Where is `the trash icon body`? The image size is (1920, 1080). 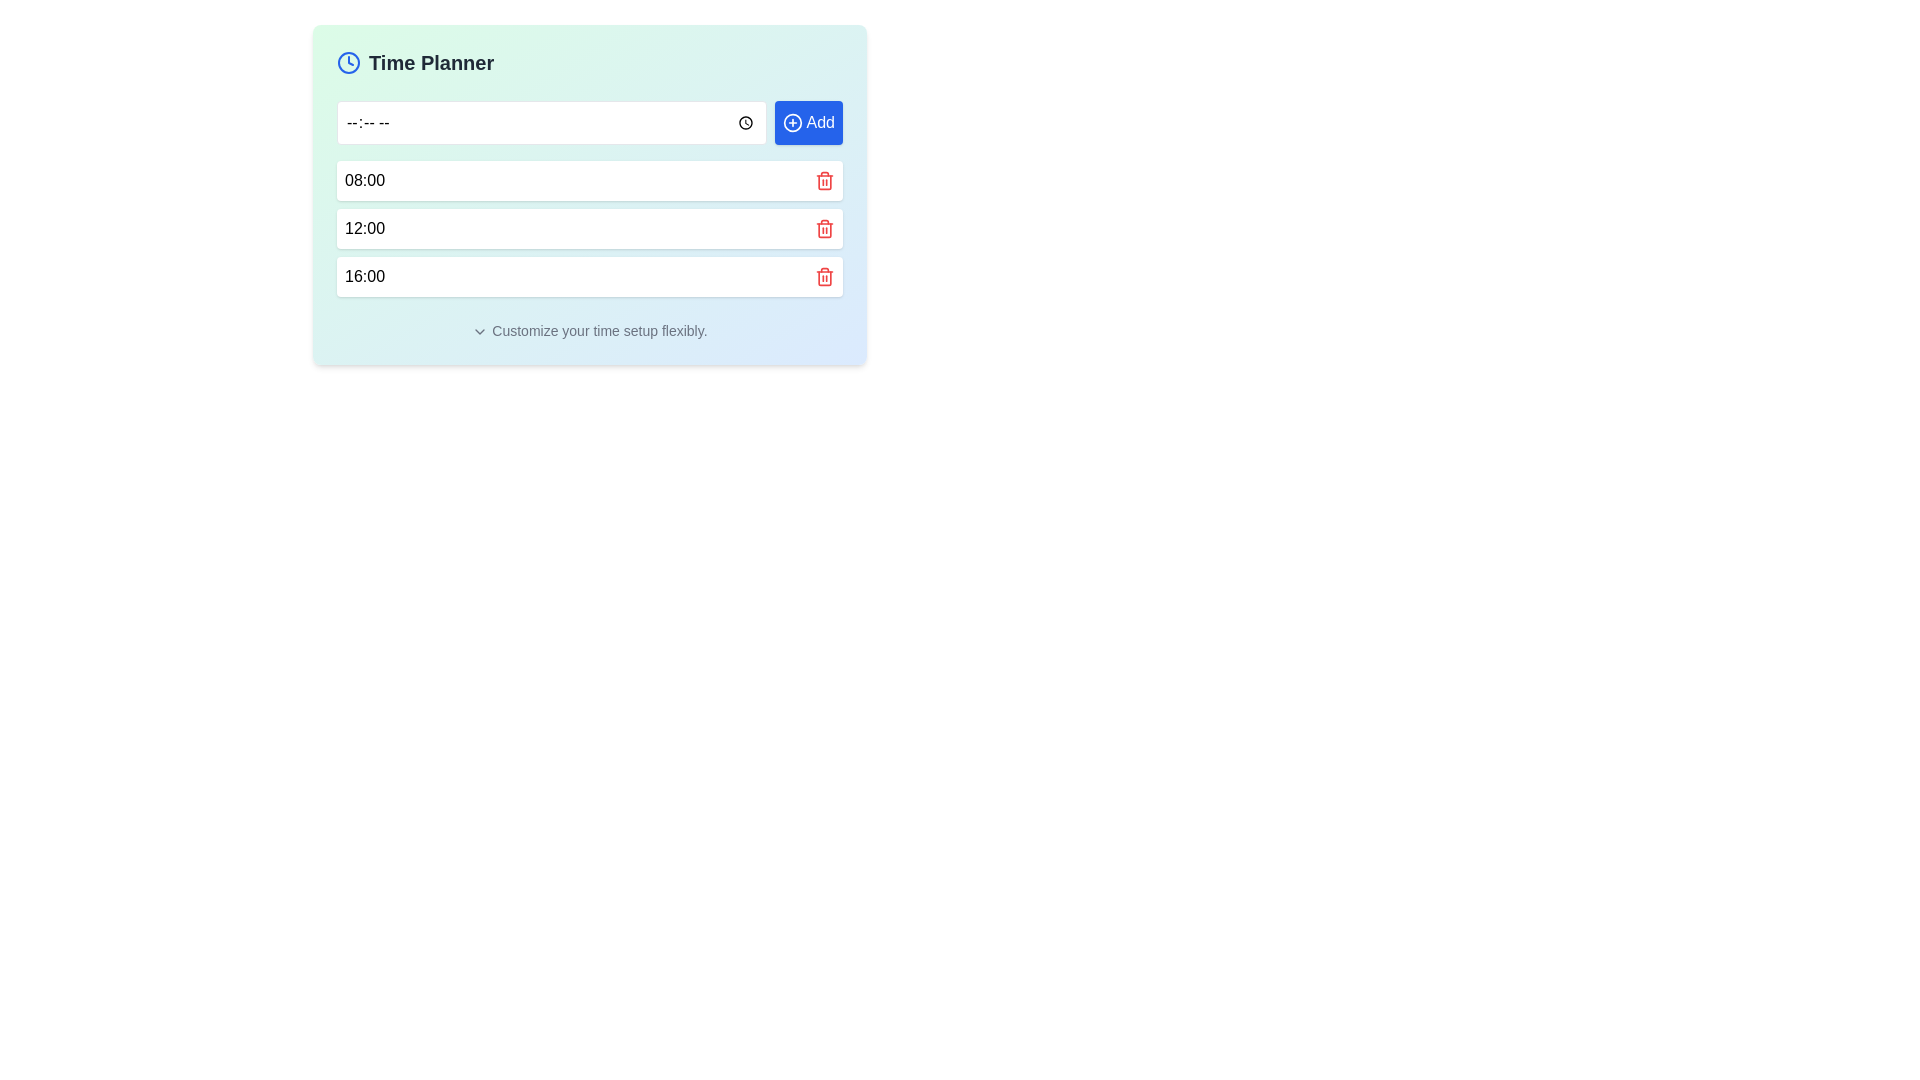
the trash icon body is located at coordinates (825, 181).